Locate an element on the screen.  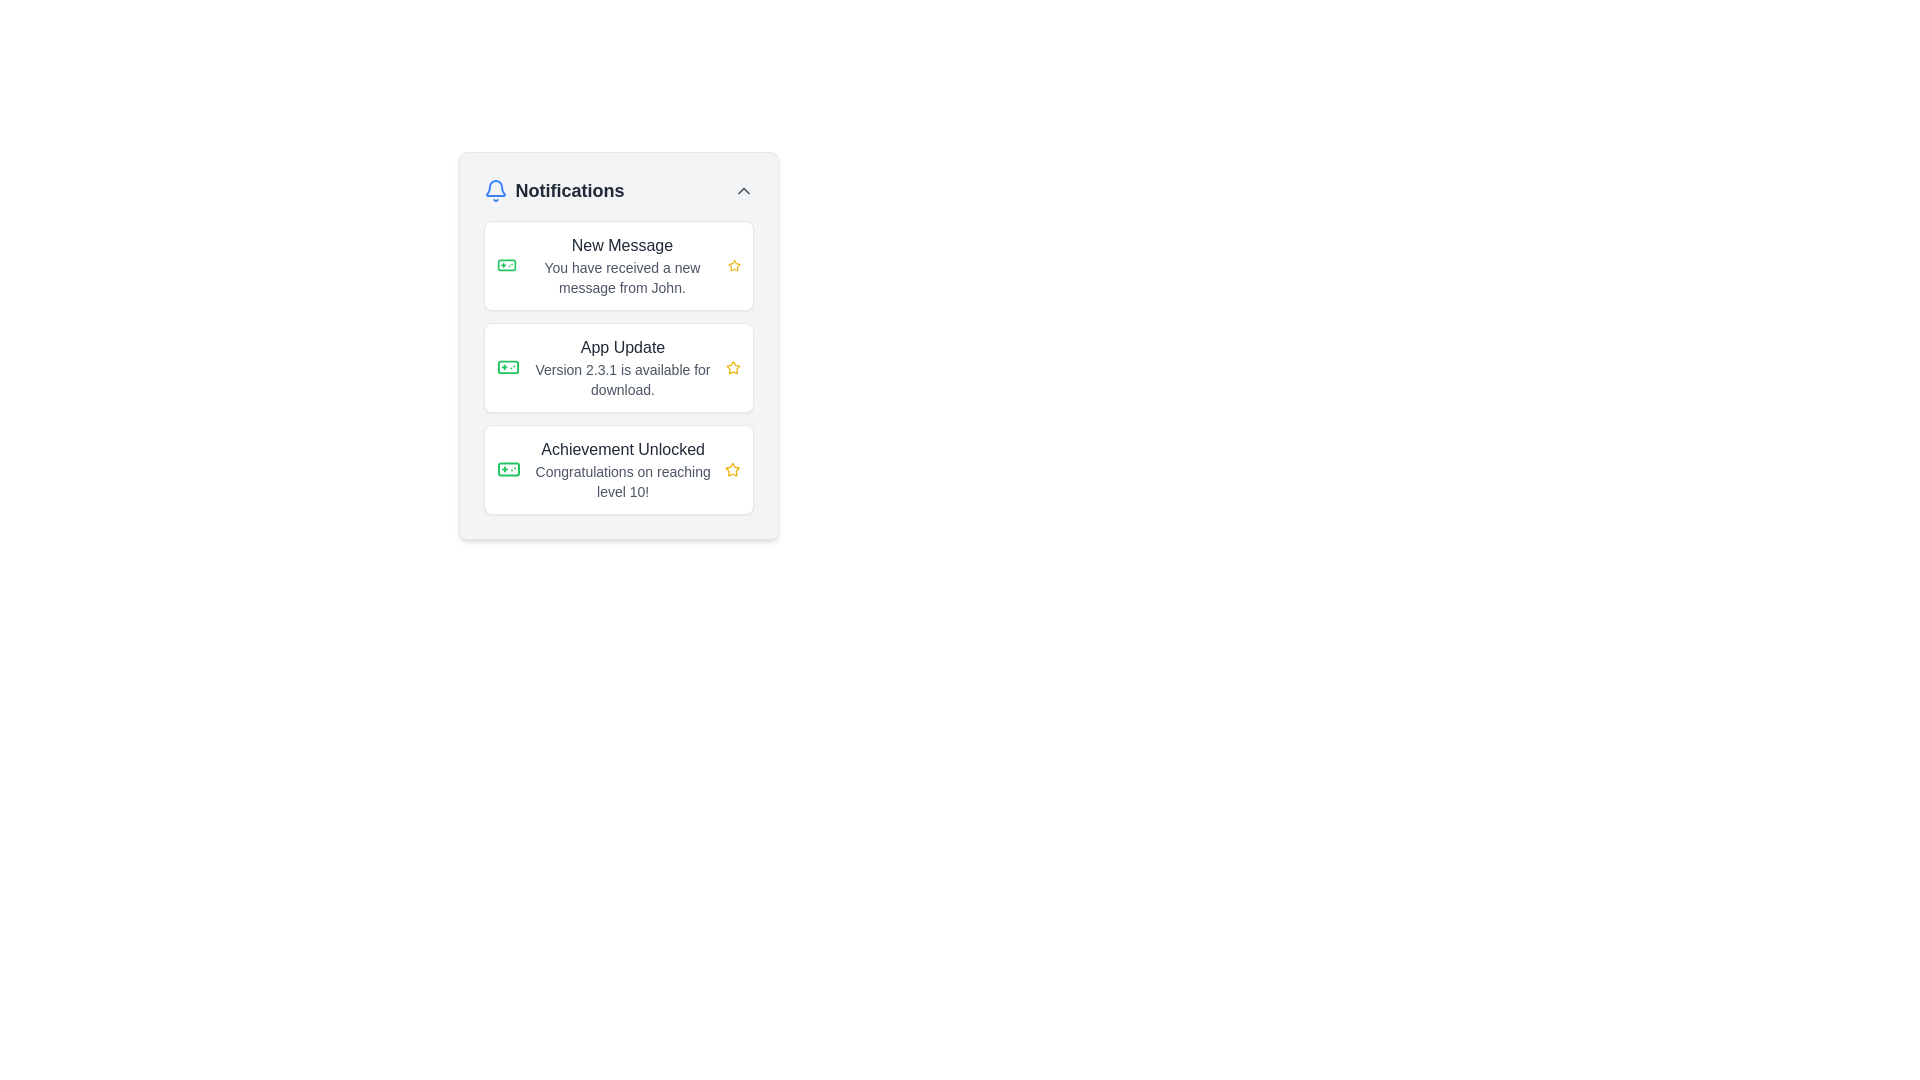
the text label displaying 'App Update' within the notification card in the Notifications panel is located at coordinates (622, 346).